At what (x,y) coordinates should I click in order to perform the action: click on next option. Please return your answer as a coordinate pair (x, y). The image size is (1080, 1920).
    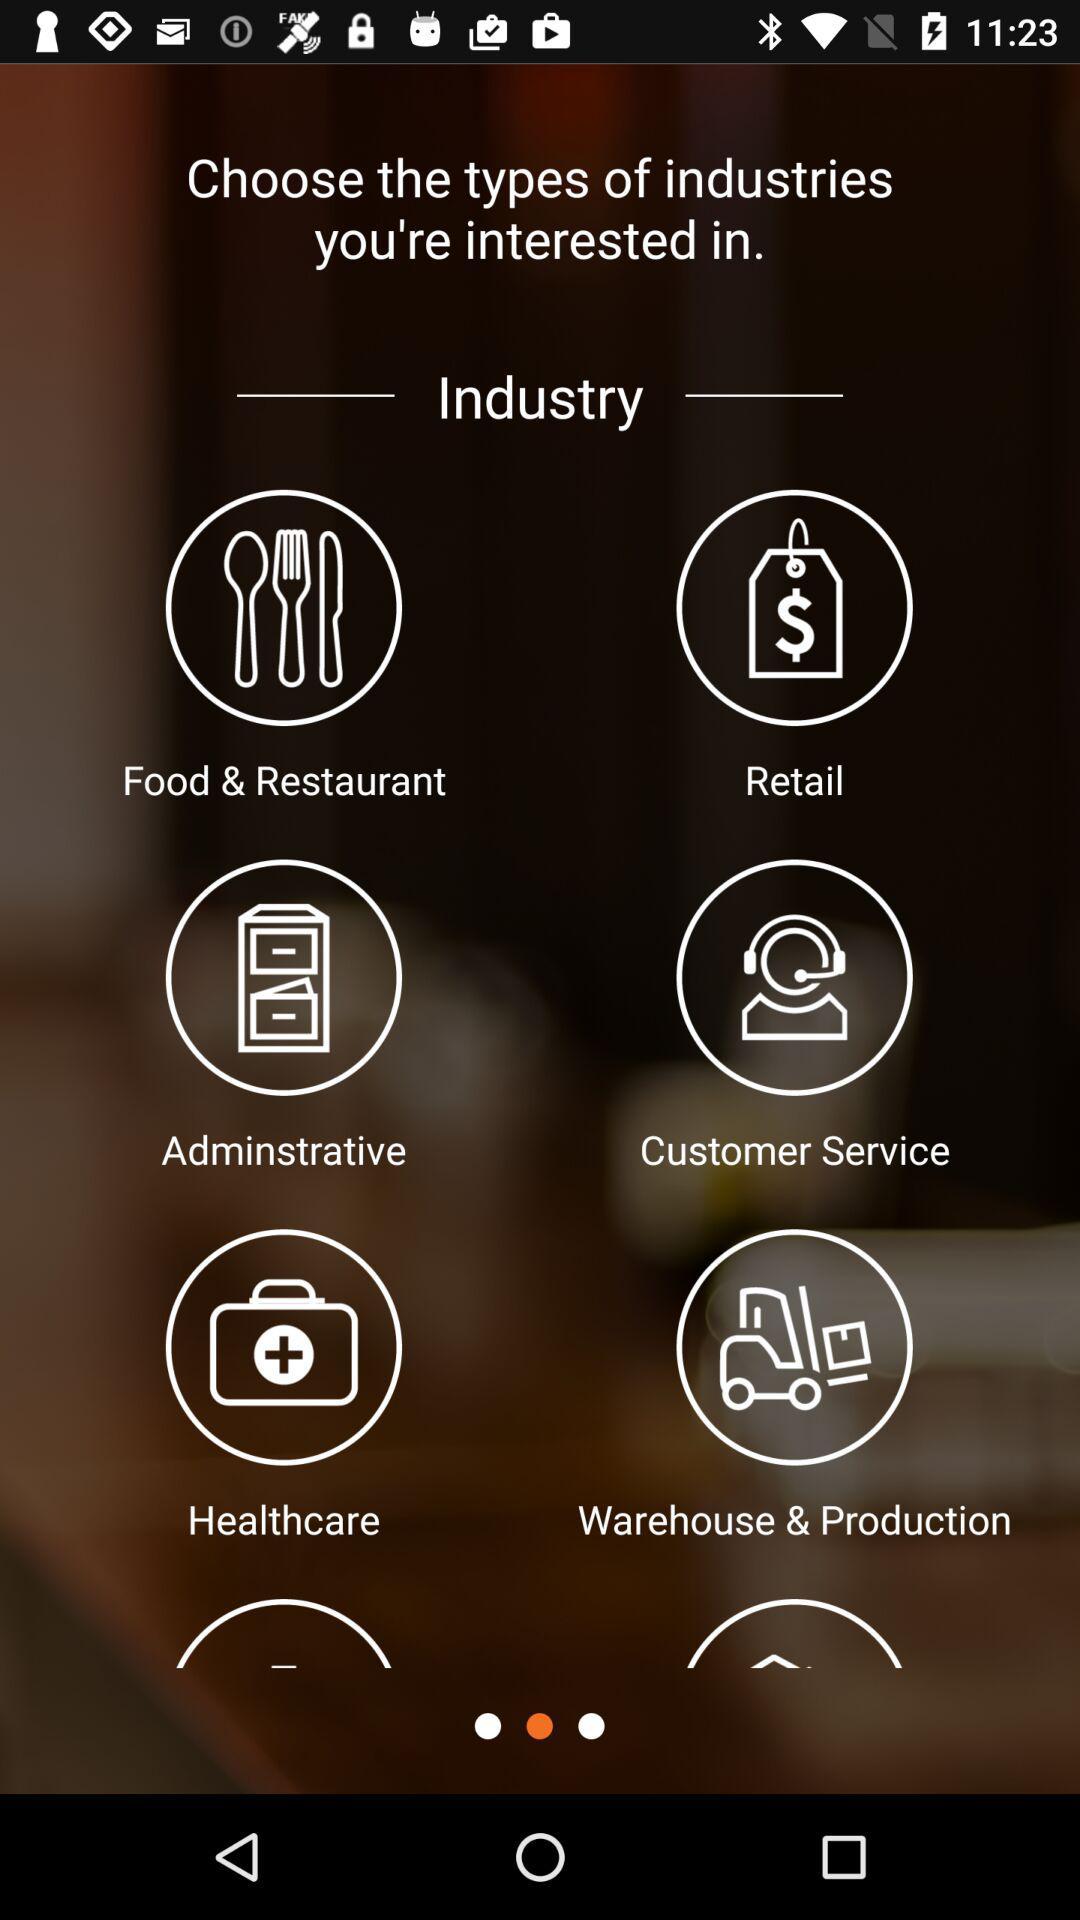
    Looking at the image, I should click on (590, 1725).